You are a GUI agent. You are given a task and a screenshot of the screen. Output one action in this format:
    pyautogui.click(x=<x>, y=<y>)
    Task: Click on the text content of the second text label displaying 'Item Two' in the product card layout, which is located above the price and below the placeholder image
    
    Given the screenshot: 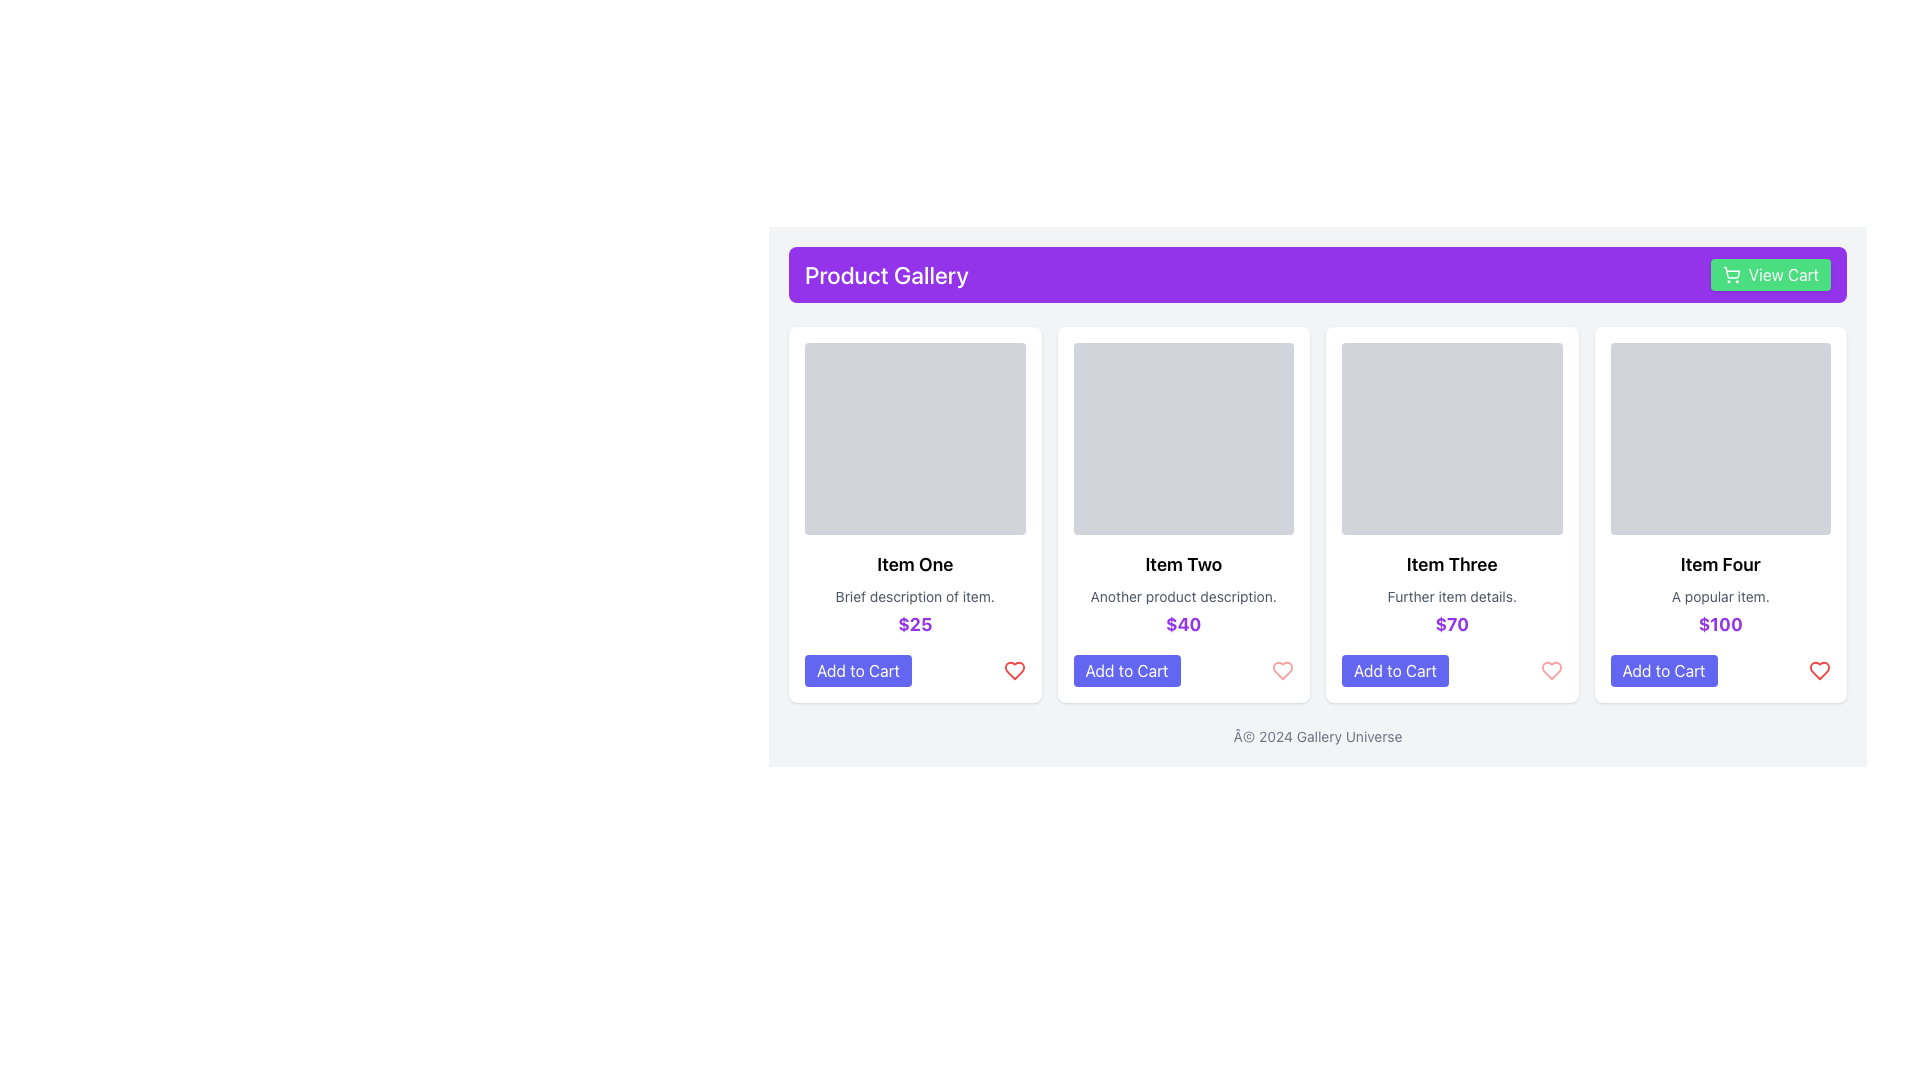 What is the action you would take?
    pyautogui.click(x=1183, y=564)
    